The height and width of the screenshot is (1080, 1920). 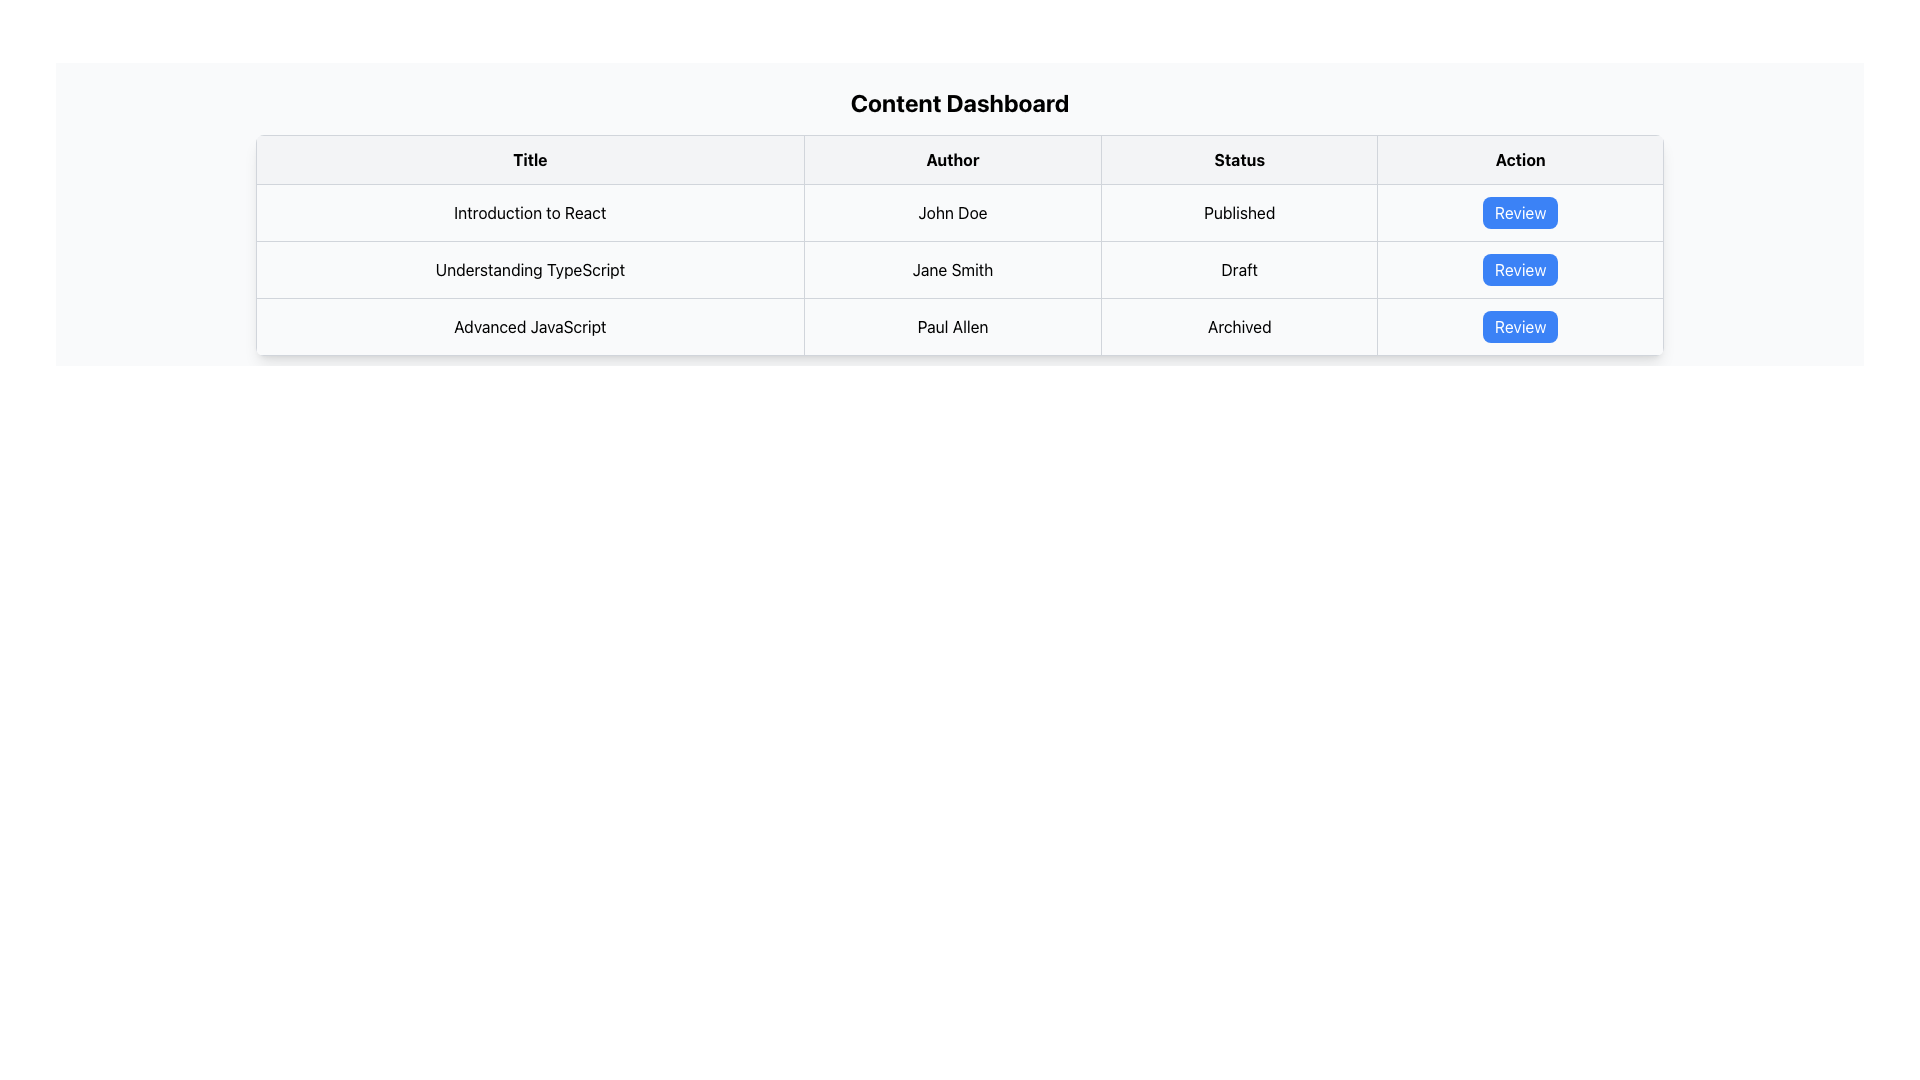 What do you see at coordinates (530, 212) in the screenshot?
I see `text 'Introduction to React' from the title cell in the first column of the first row of the table` at bounding box center [530, 212].